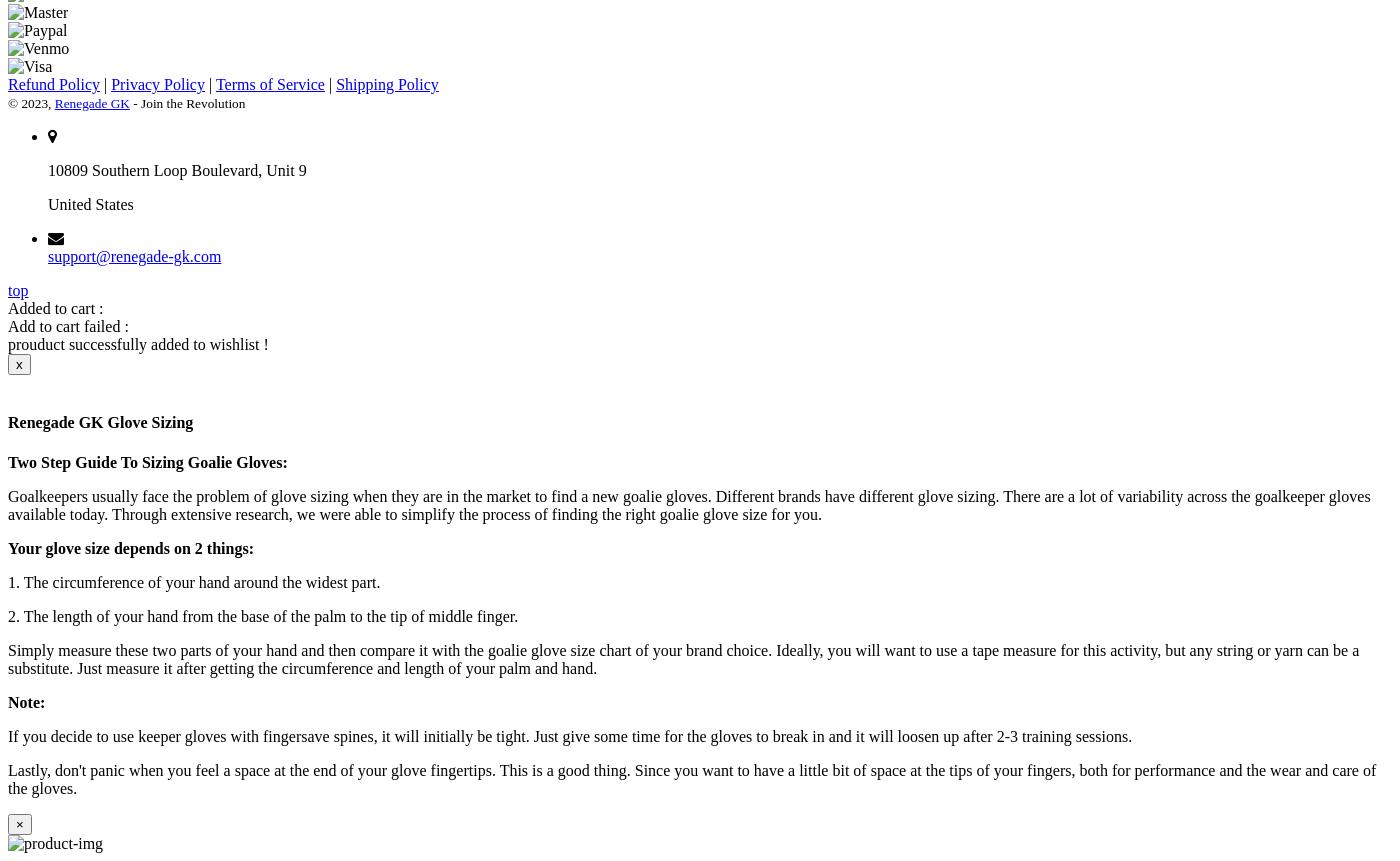 This screenshot has width=1400, height=861. What do you see at coordinates (385, 83) in the screenshot?
I see `'Shipping Policy'` at bounding box center [385, 83].